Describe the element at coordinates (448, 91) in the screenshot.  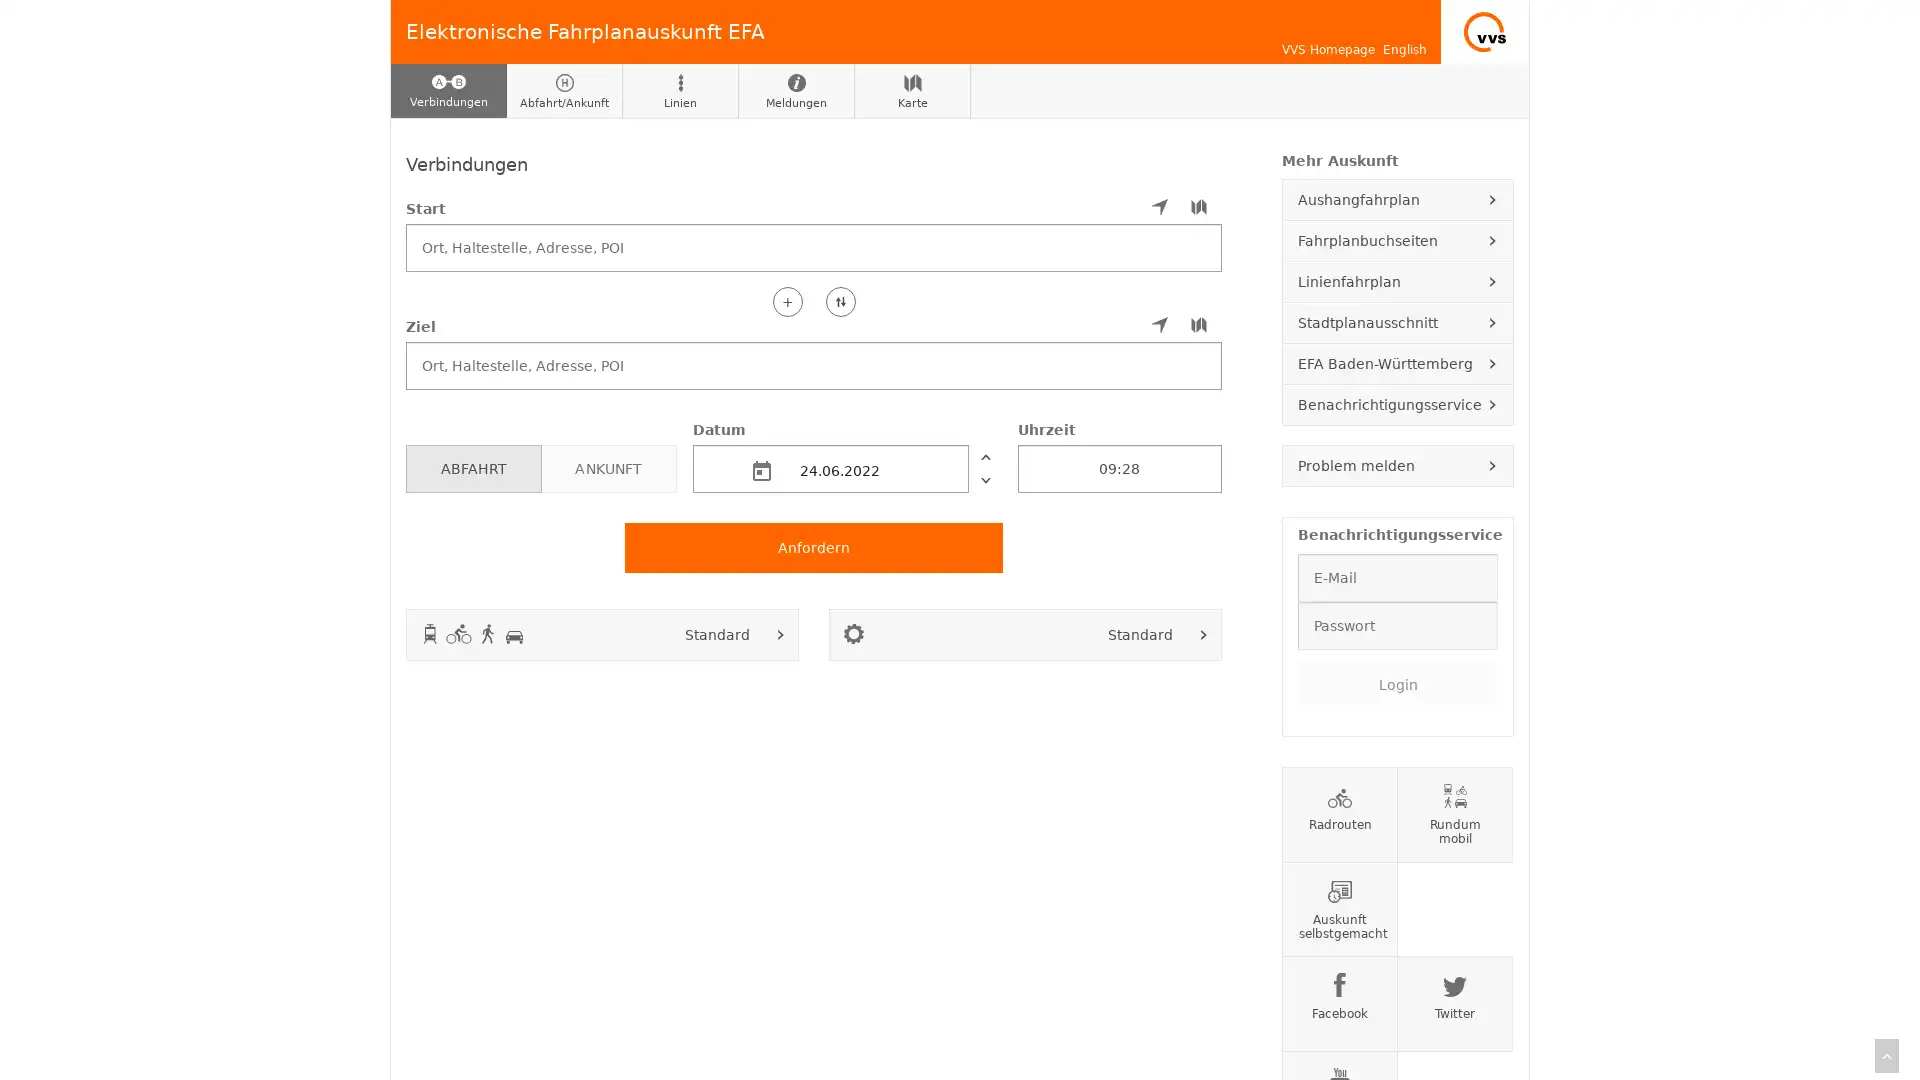
I see `Verbindungen` at that location.